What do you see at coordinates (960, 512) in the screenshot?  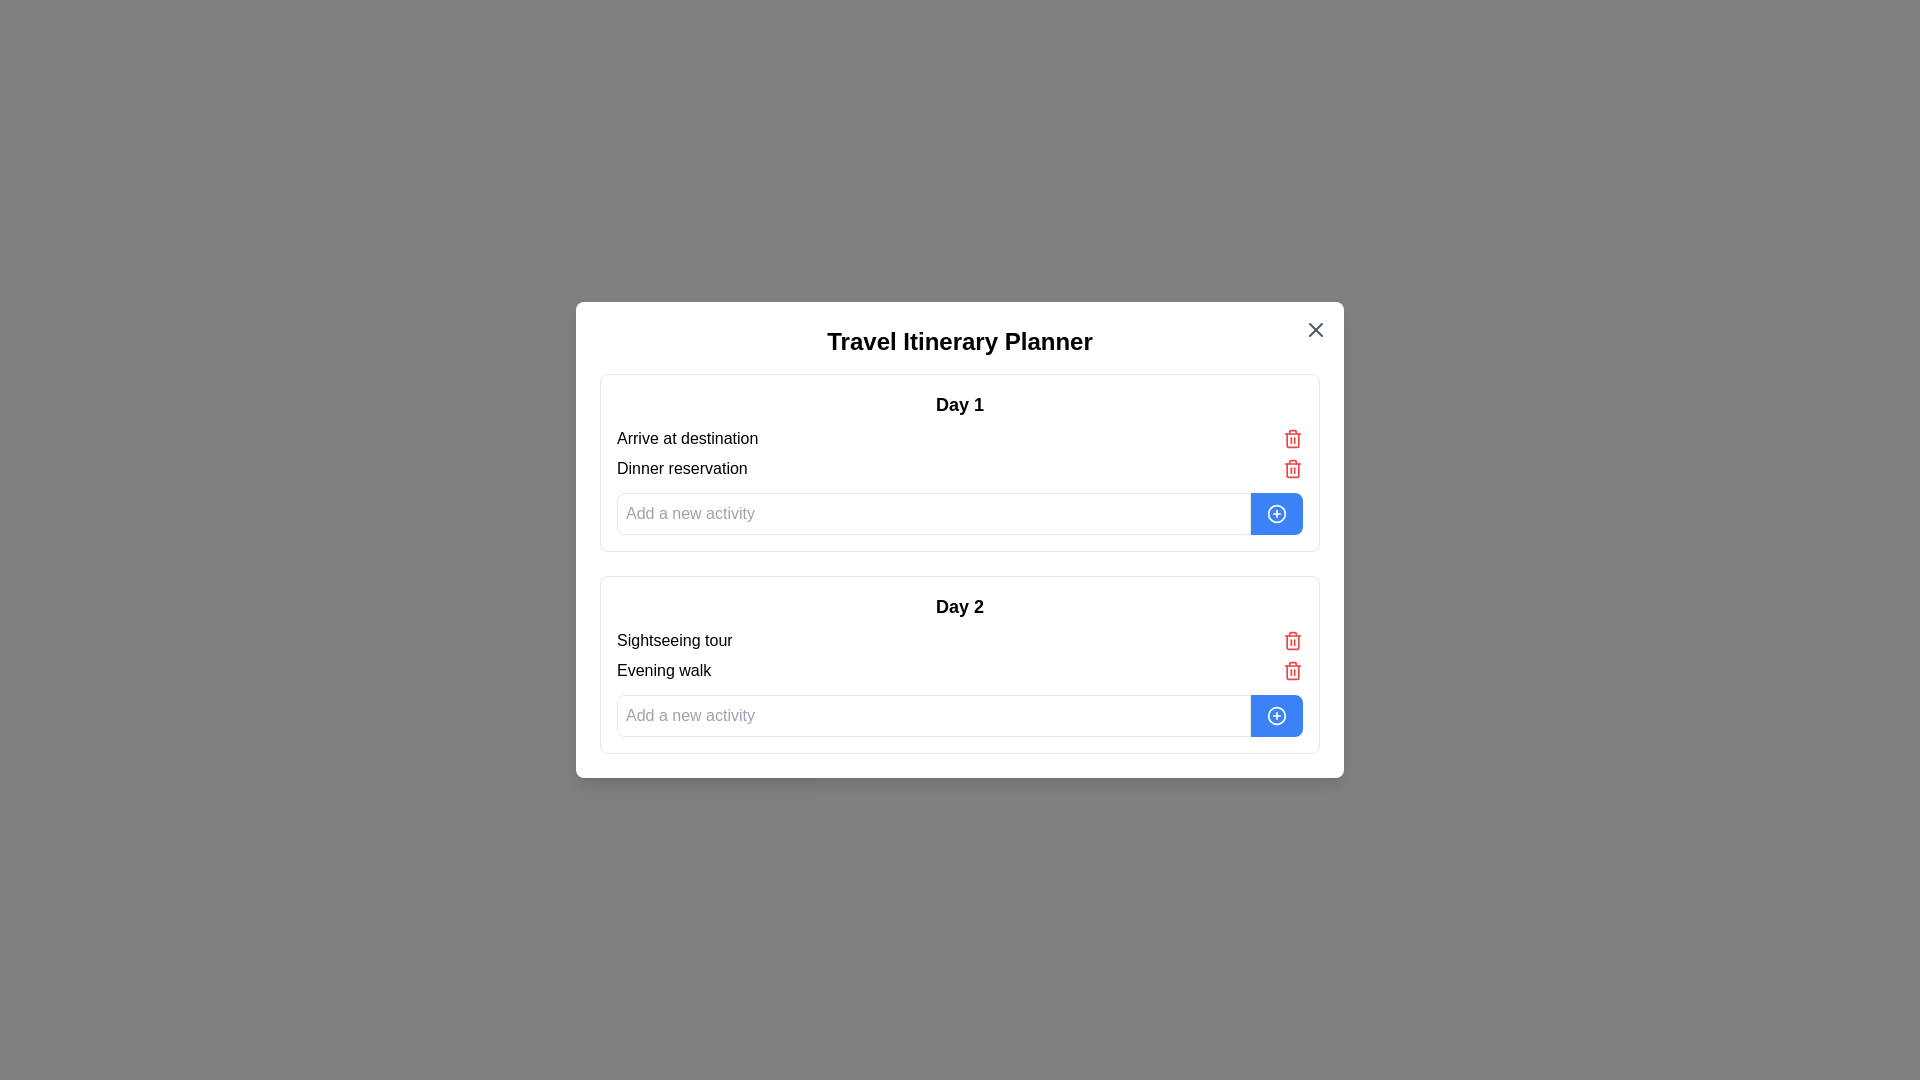 I see `the input field of the composite component that includes a text input for adding a new activity and a '+' button, located below the listed activities under the 'Day 1' section` at bounding box center [960, 512].